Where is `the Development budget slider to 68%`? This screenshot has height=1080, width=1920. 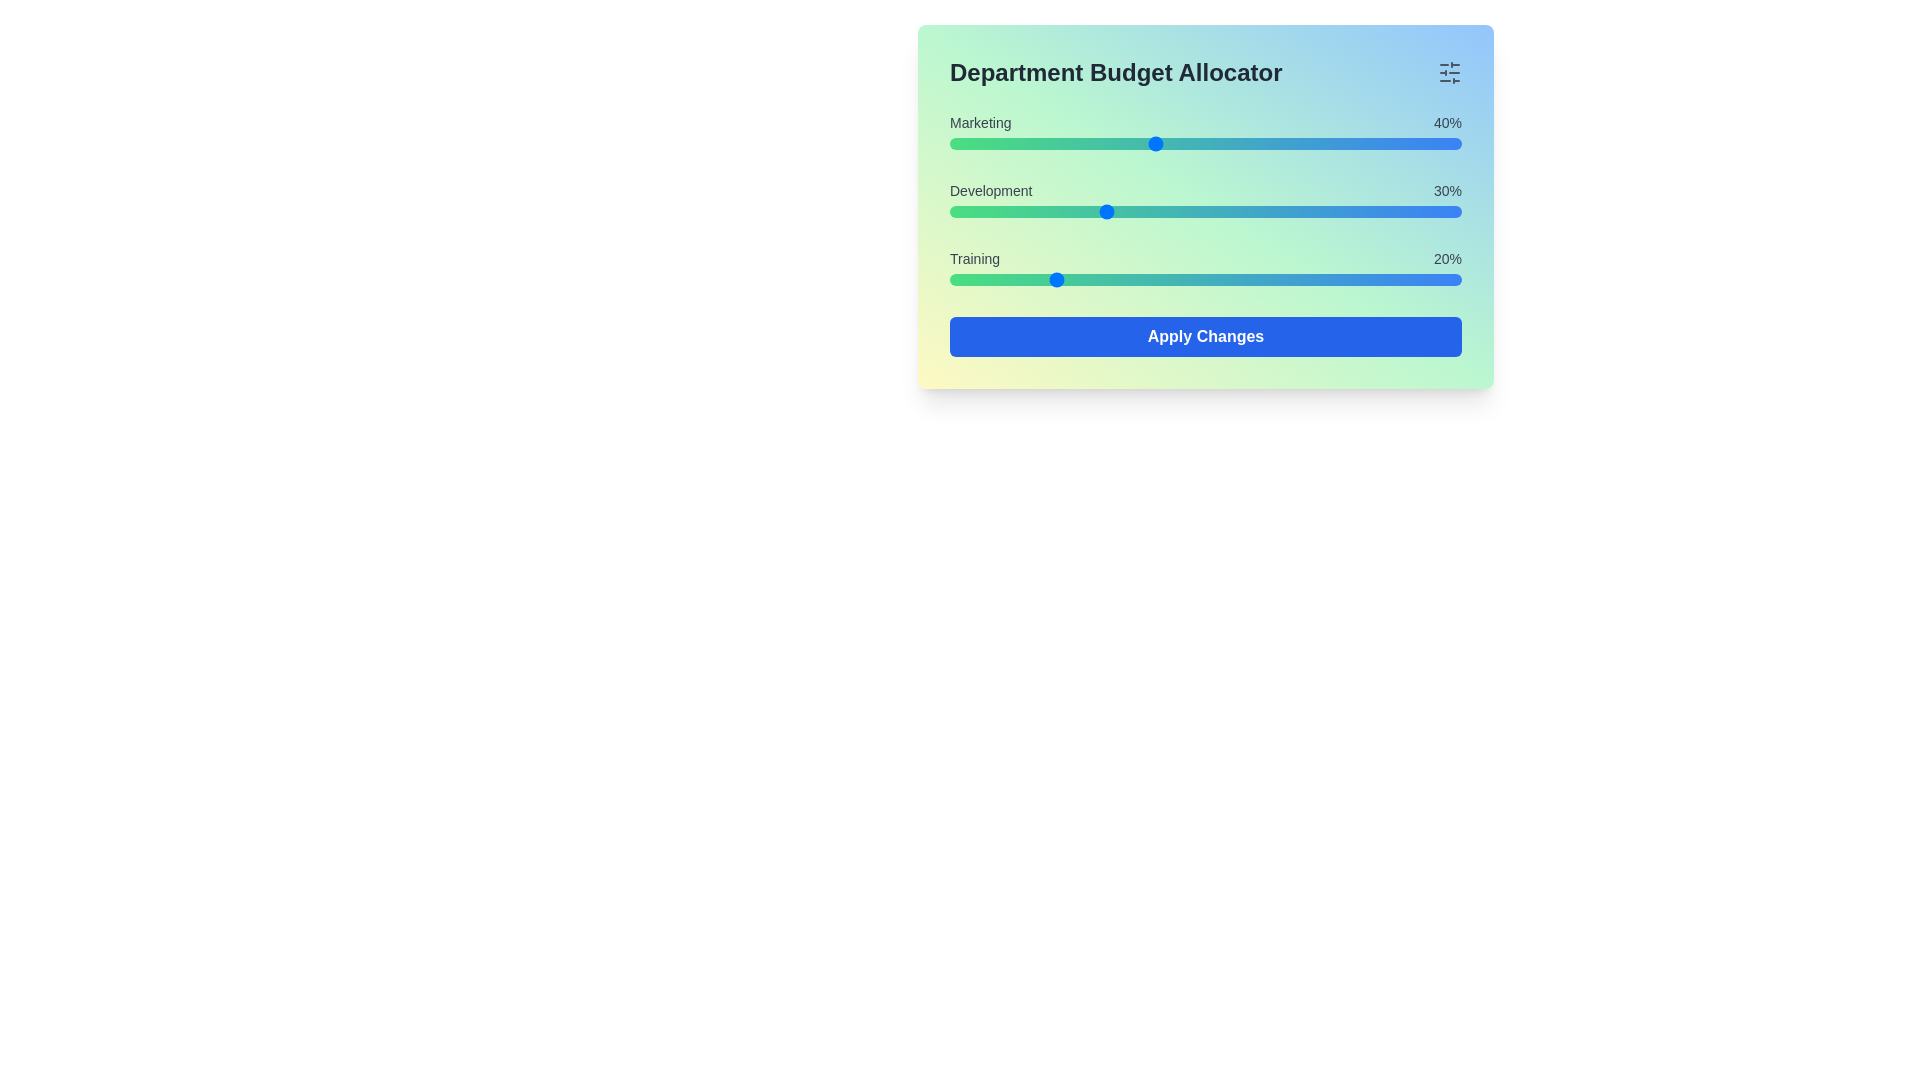
the Development budget slider to 68% is located at coordinates (1298, 212).